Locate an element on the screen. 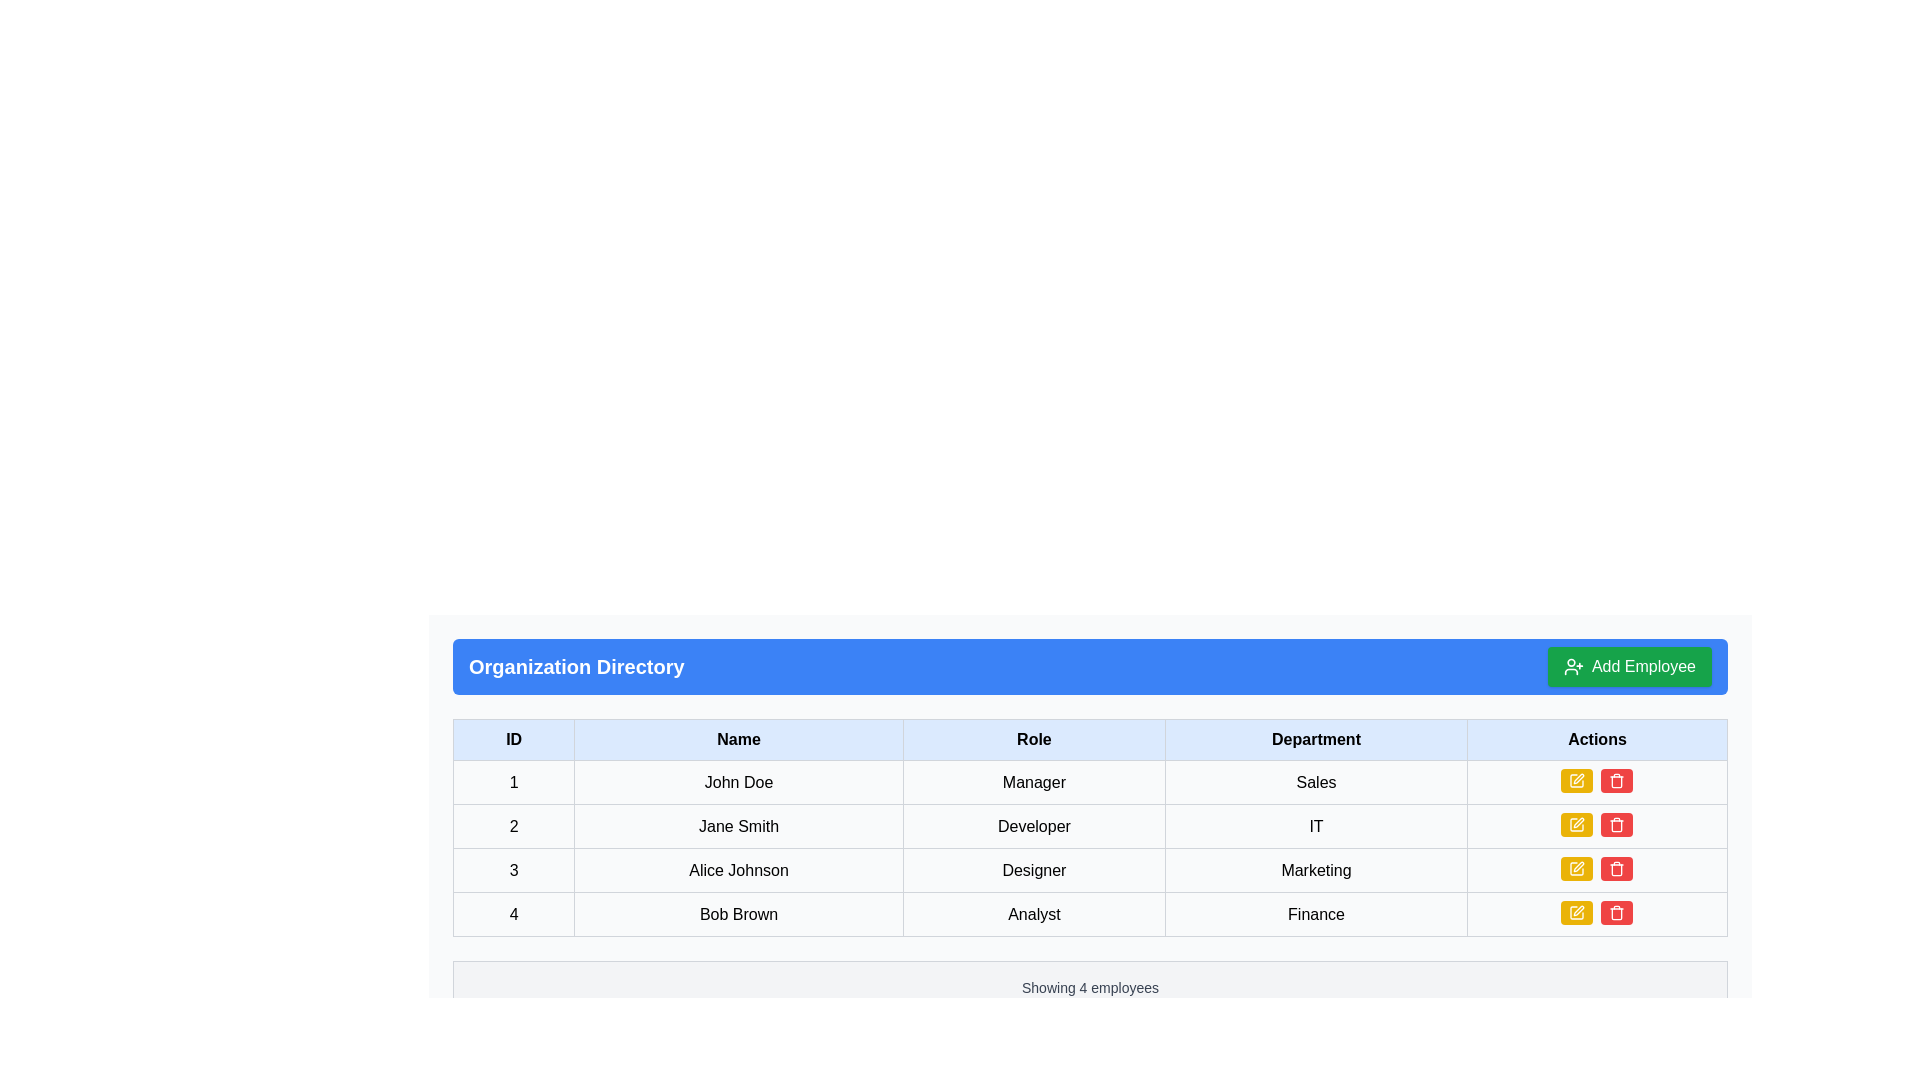 The height and width of the screenshot is (1080, 1920). the delete icon located in the 'Actions' column of the fourth row of the table, positioned to the right of the edit action icon is located at coordinates (1617, 869).